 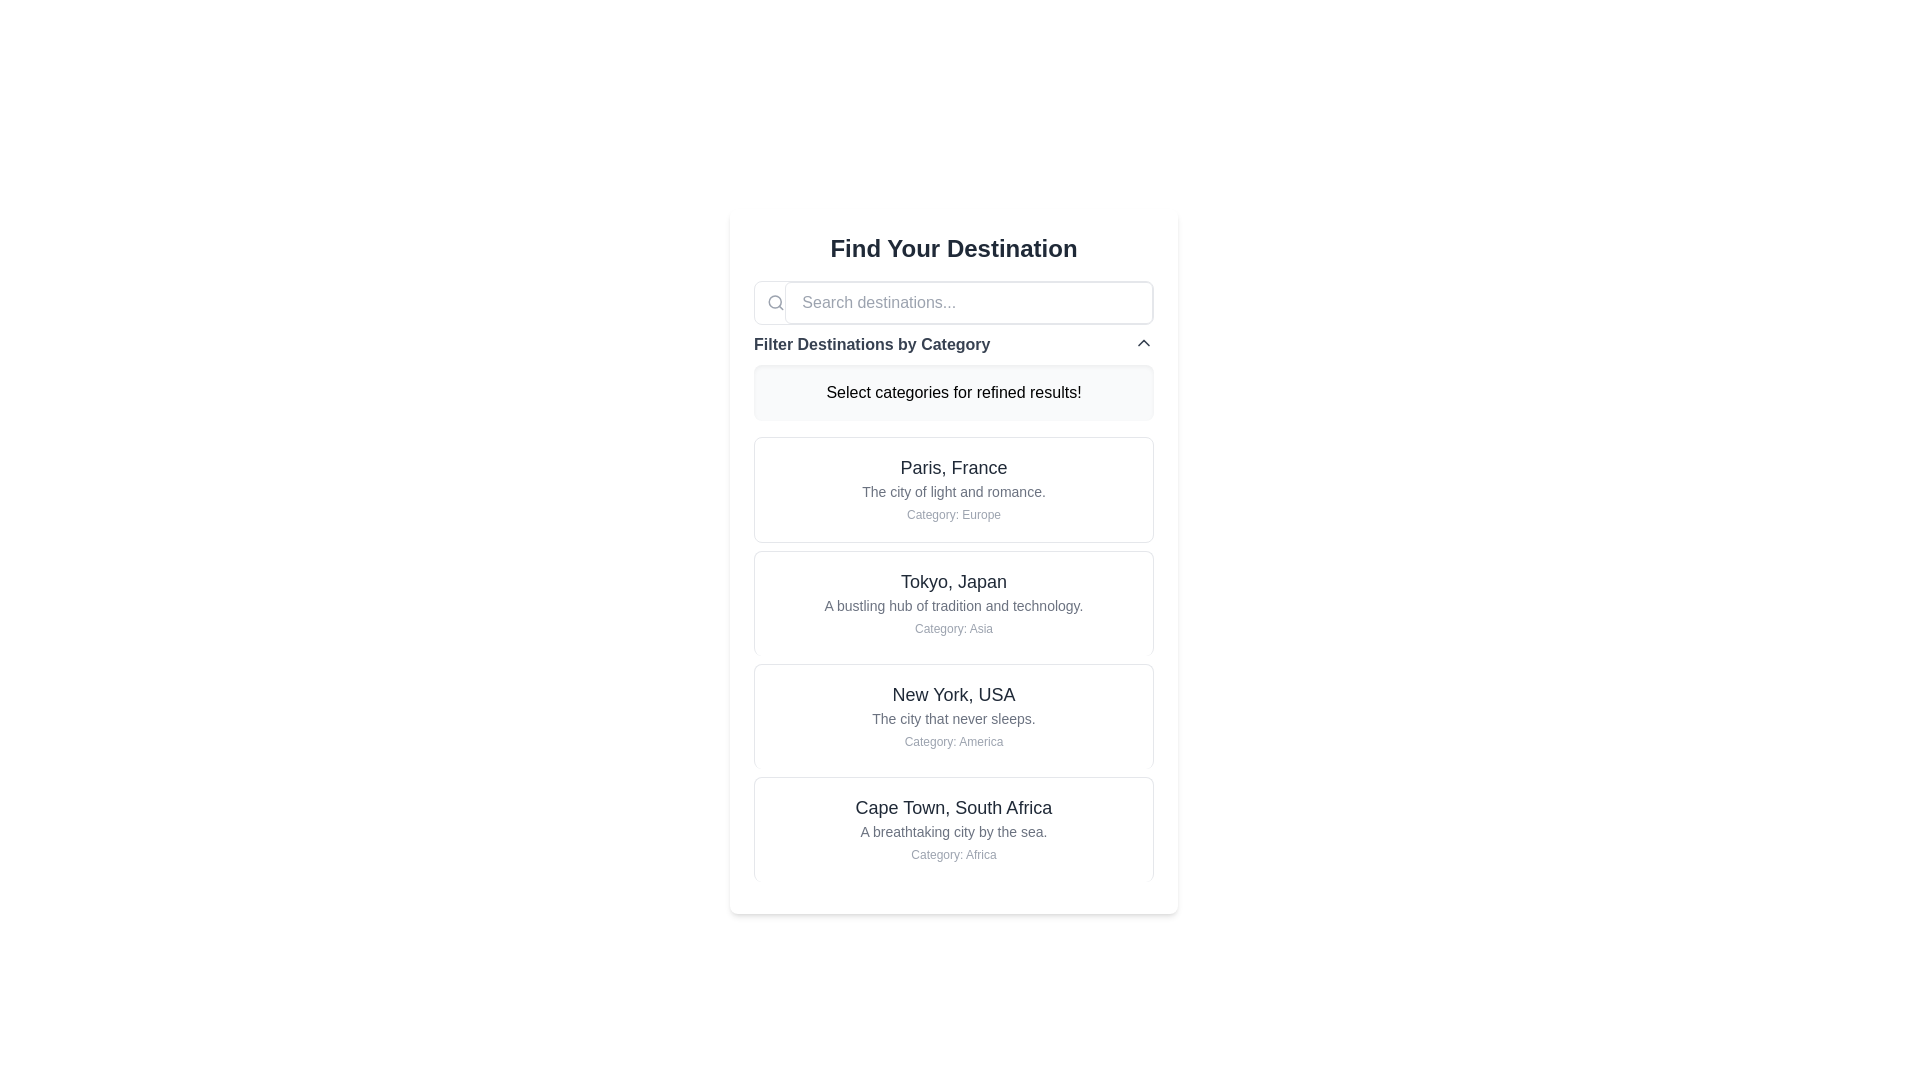 I want to click on the text label displaying 'A bustling hub of tradition and technology.' which is located below the title 'Tokyo, Japan' in the third destination card, so click(x=953, y=604).